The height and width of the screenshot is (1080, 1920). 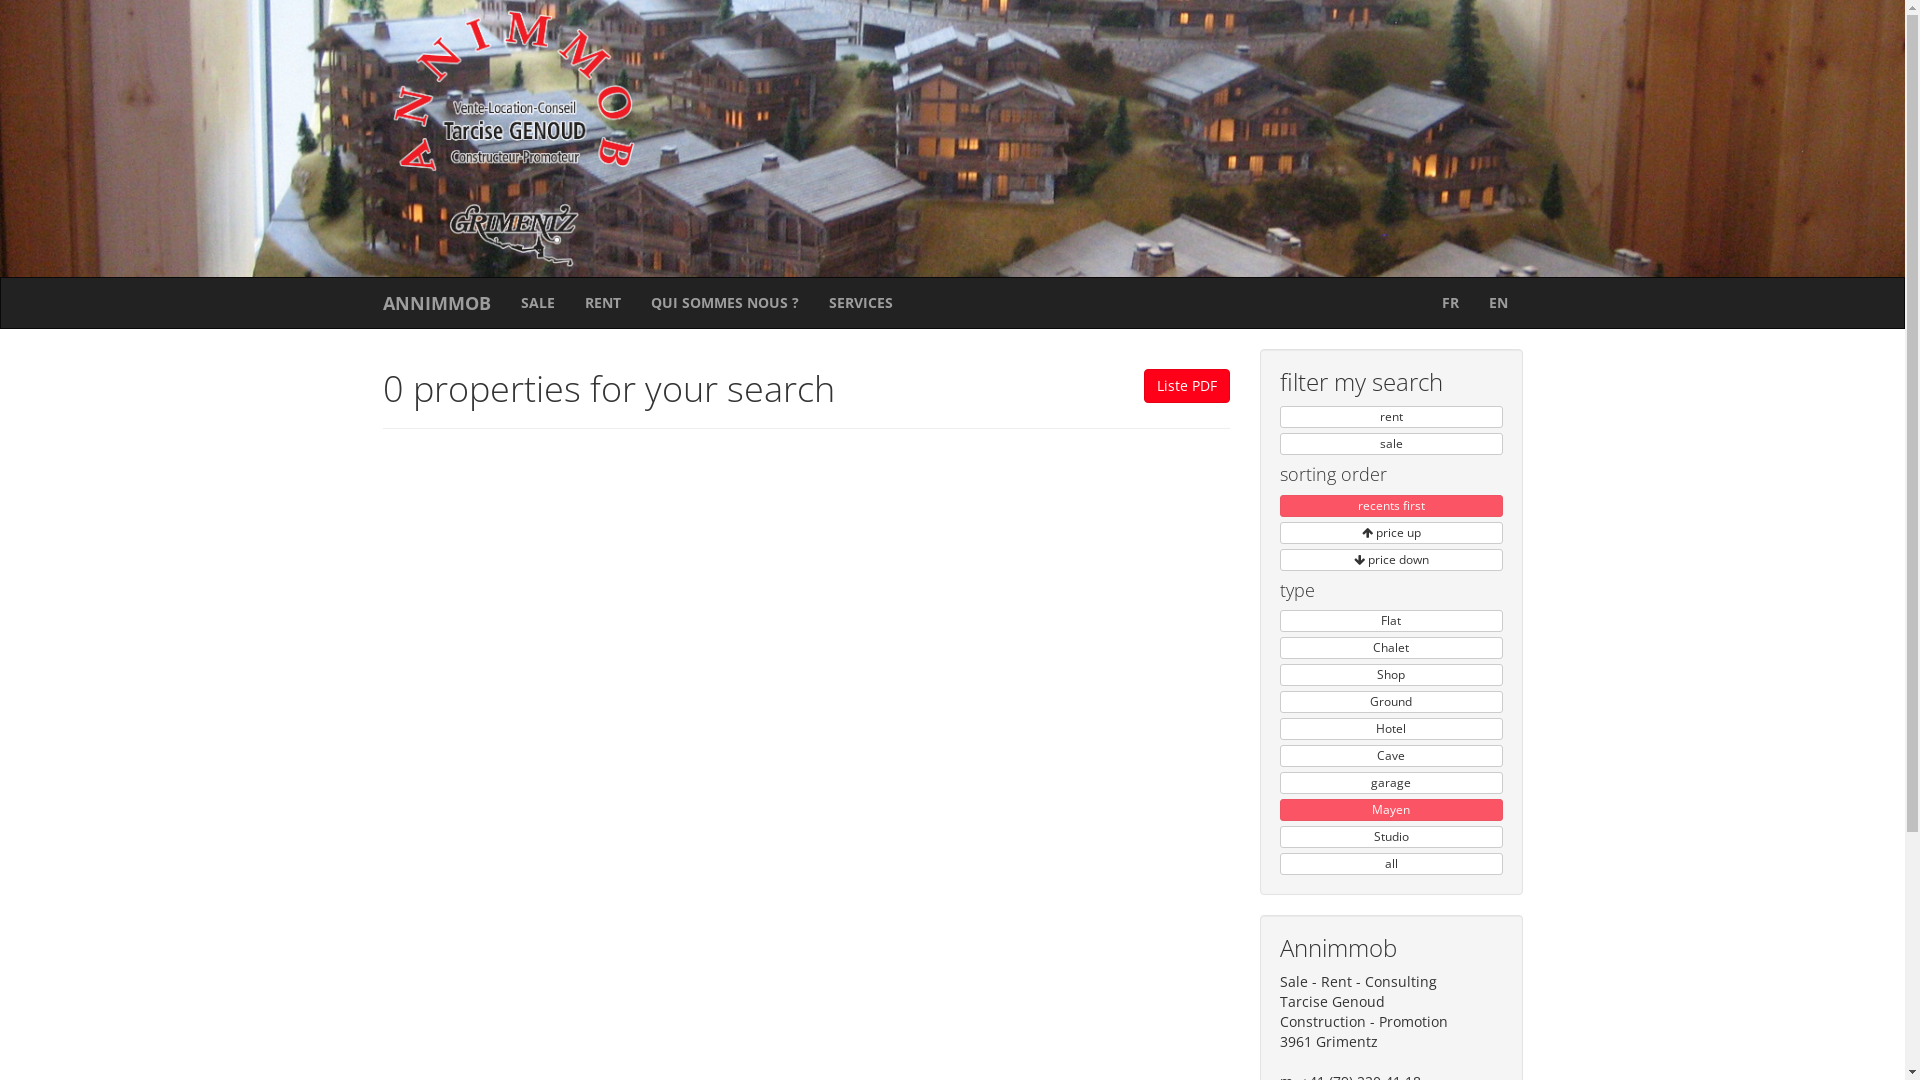 I want to click on 'rent', so click(x=1280, y=415).